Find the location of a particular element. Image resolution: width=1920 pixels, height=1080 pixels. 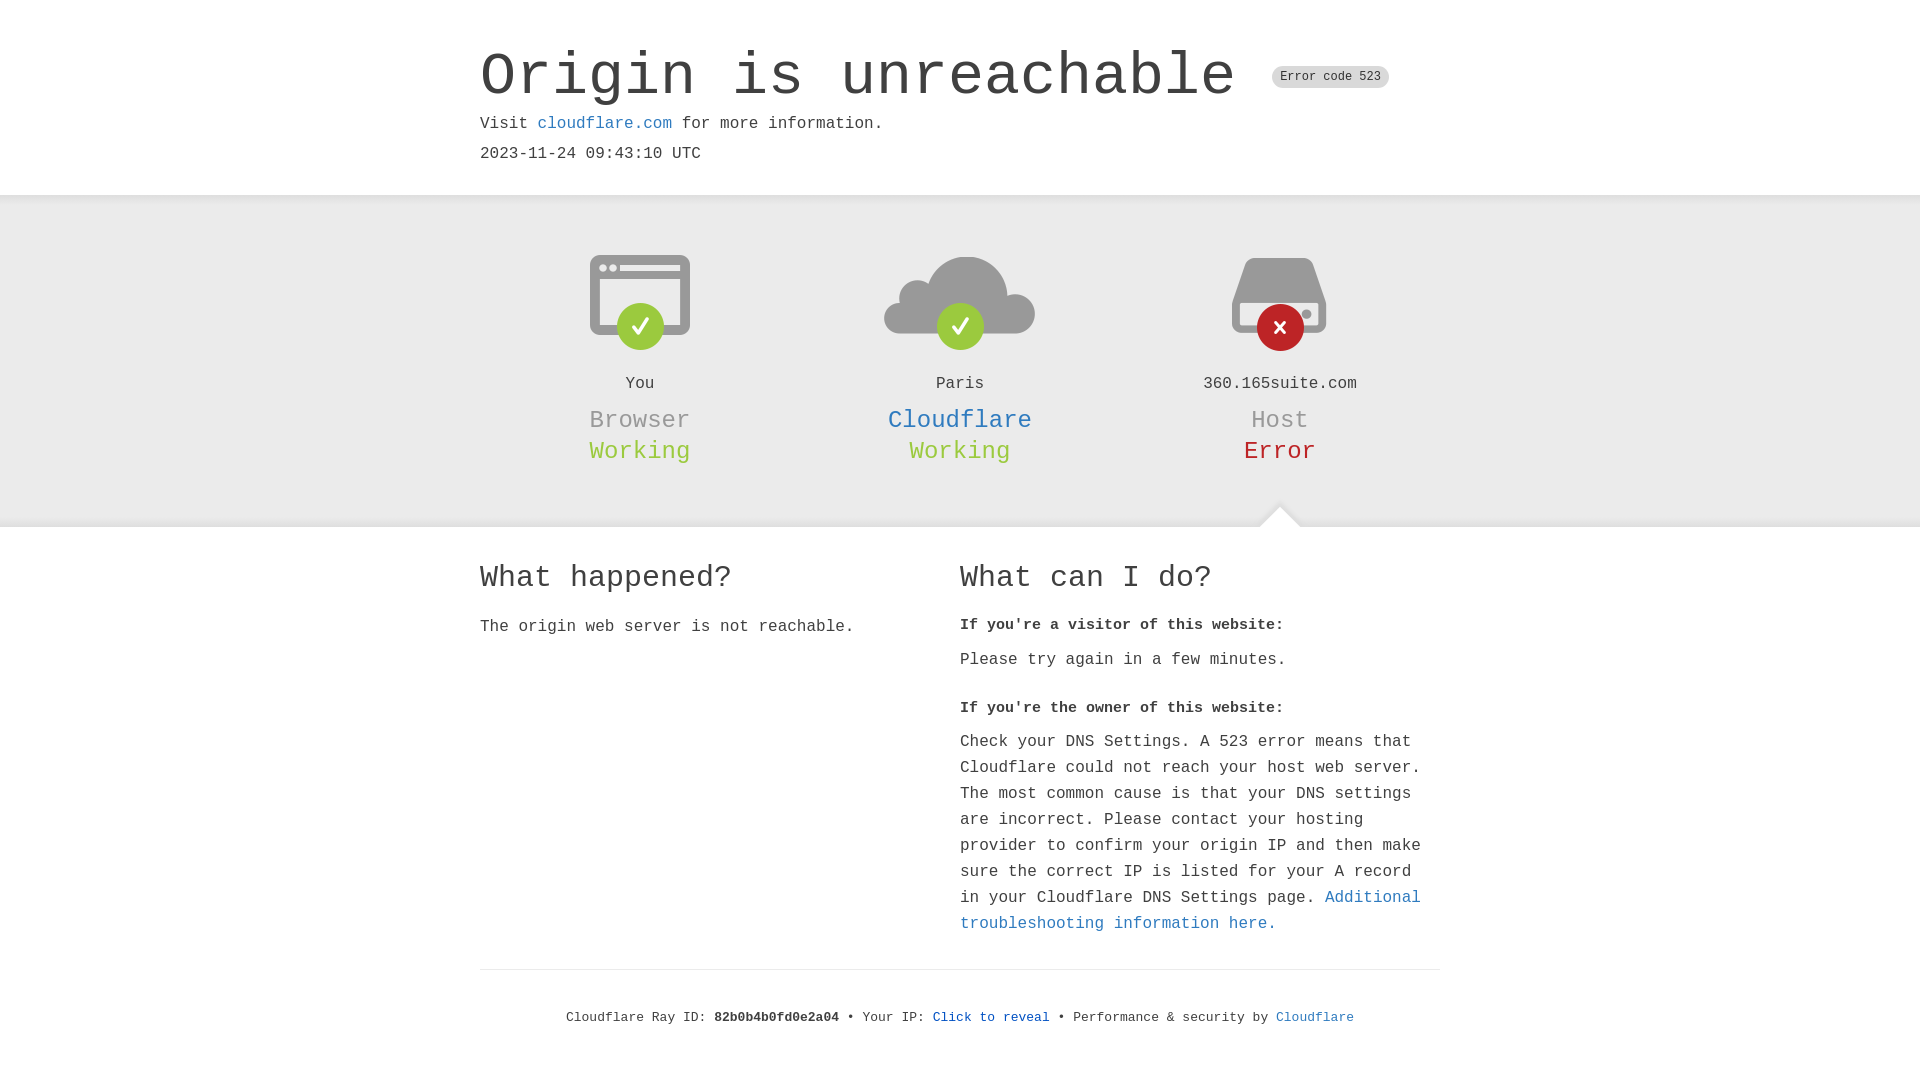

'Cloudflare' is located at coordinates (1275, 1017).